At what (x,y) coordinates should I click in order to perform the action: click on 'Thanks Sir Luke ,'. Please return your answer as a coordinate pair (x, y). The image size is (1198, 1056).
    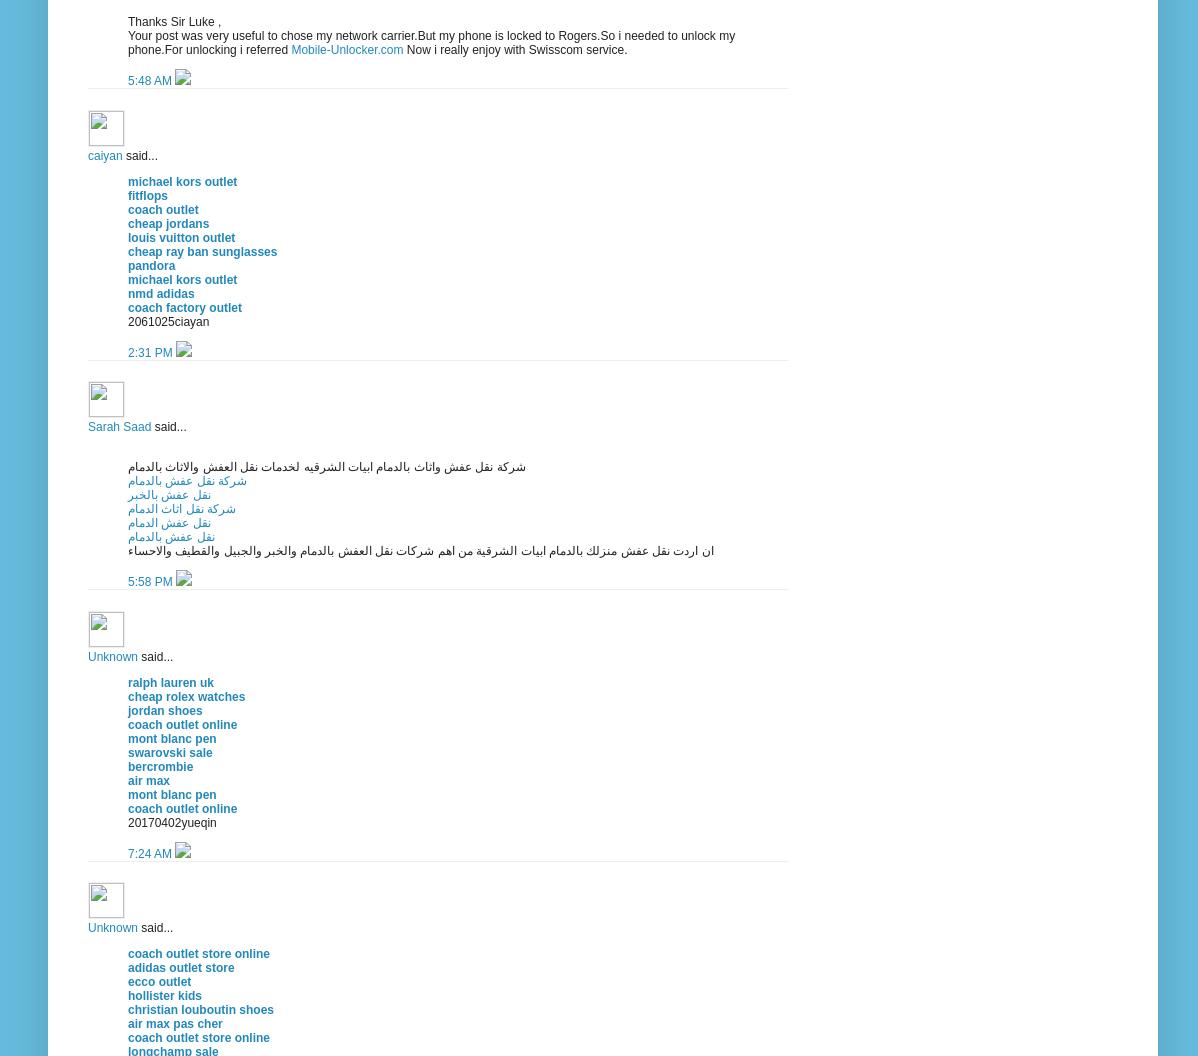
    Looking at the image, I should click on (126, 21).